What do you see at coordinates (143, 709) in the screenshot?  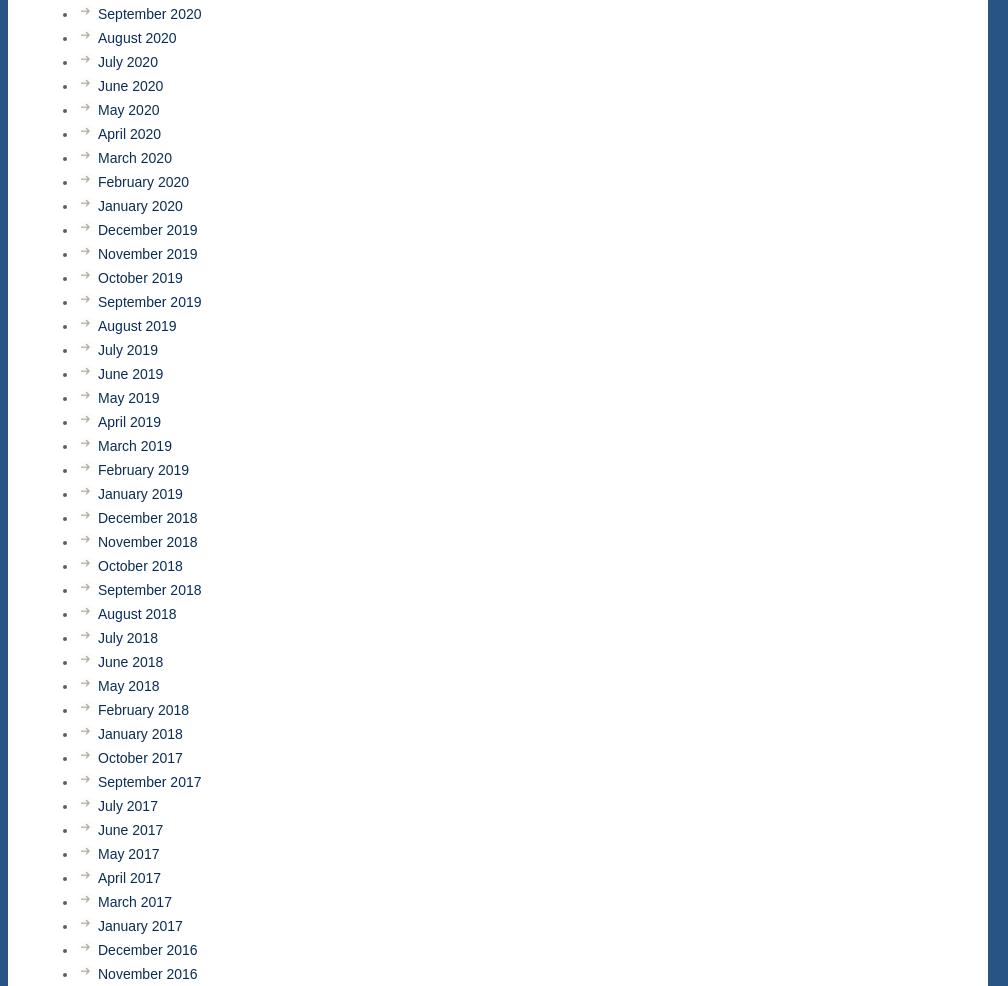 I see `'February 2018'` at bounding box center [143, 709].